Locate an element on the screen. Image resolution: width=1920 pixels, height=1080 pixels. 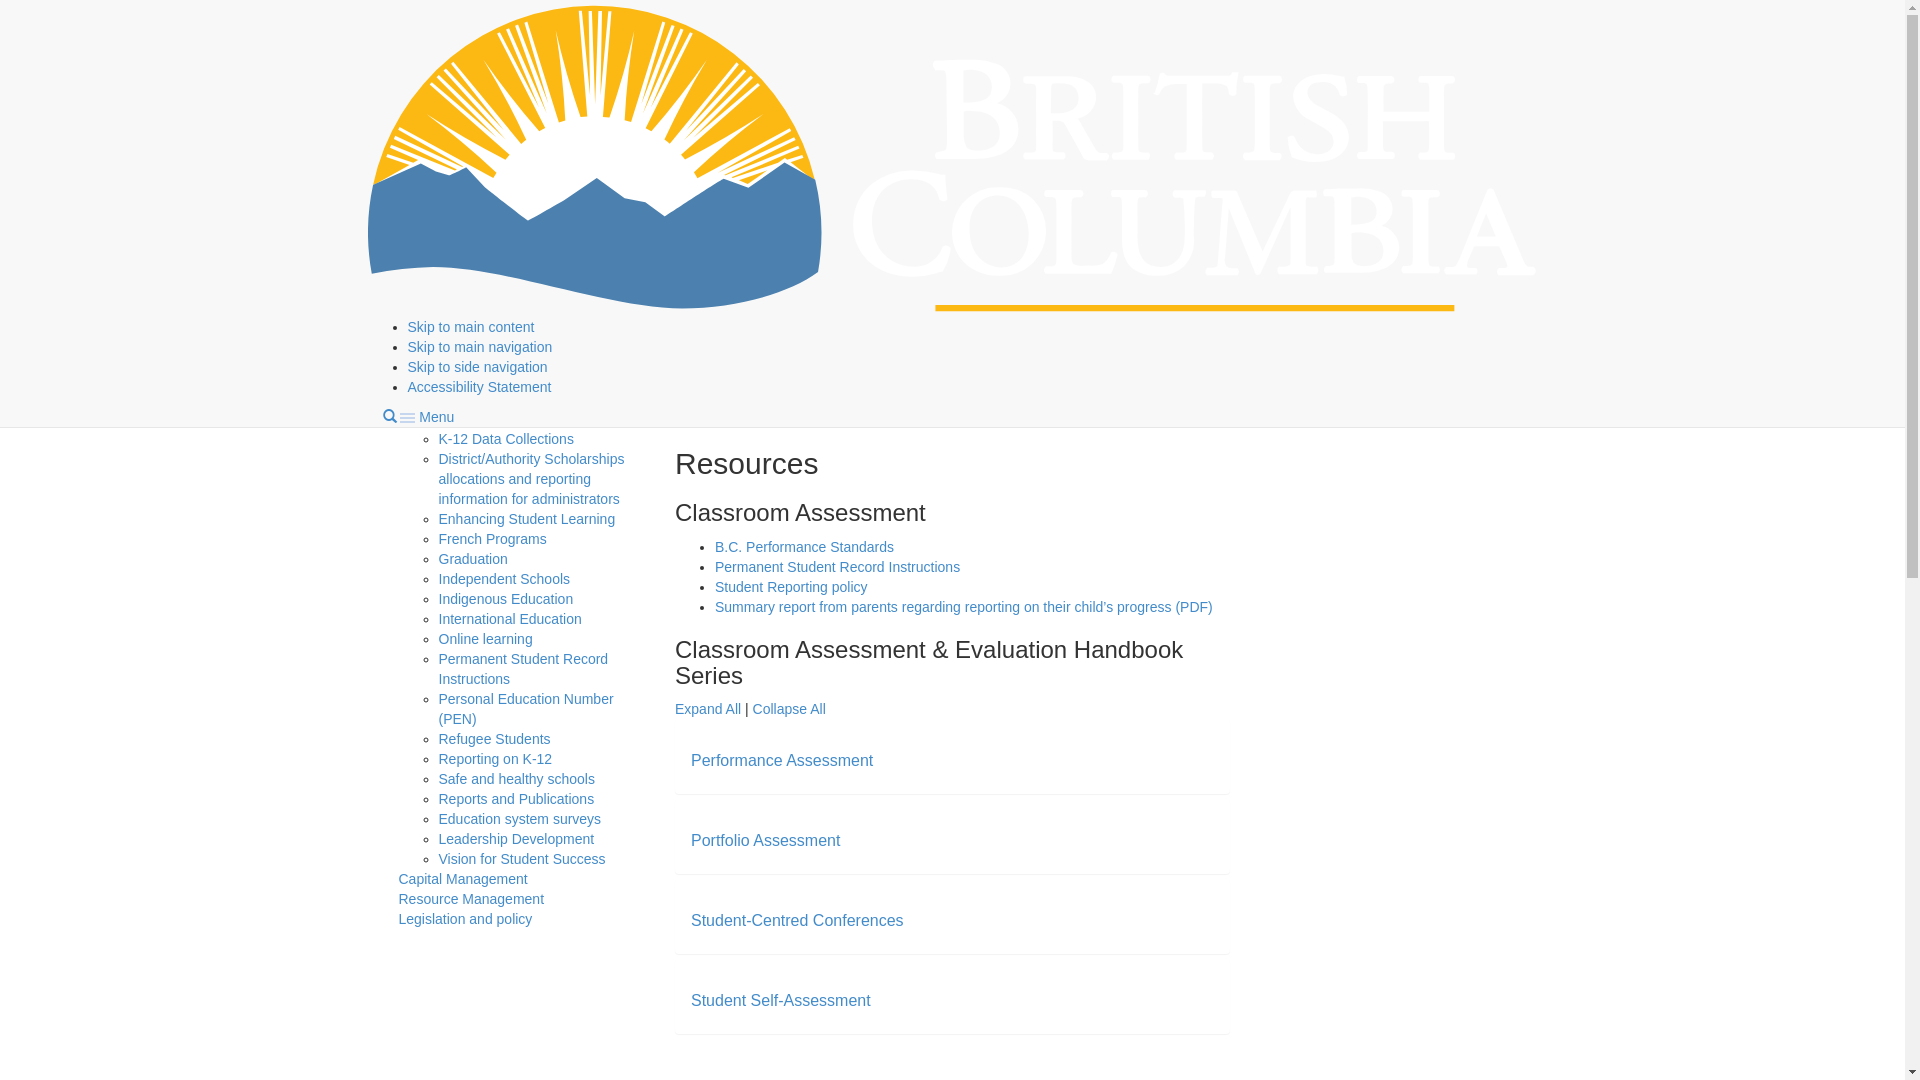
'Refugee Students' is located at coordinates (494, 739).